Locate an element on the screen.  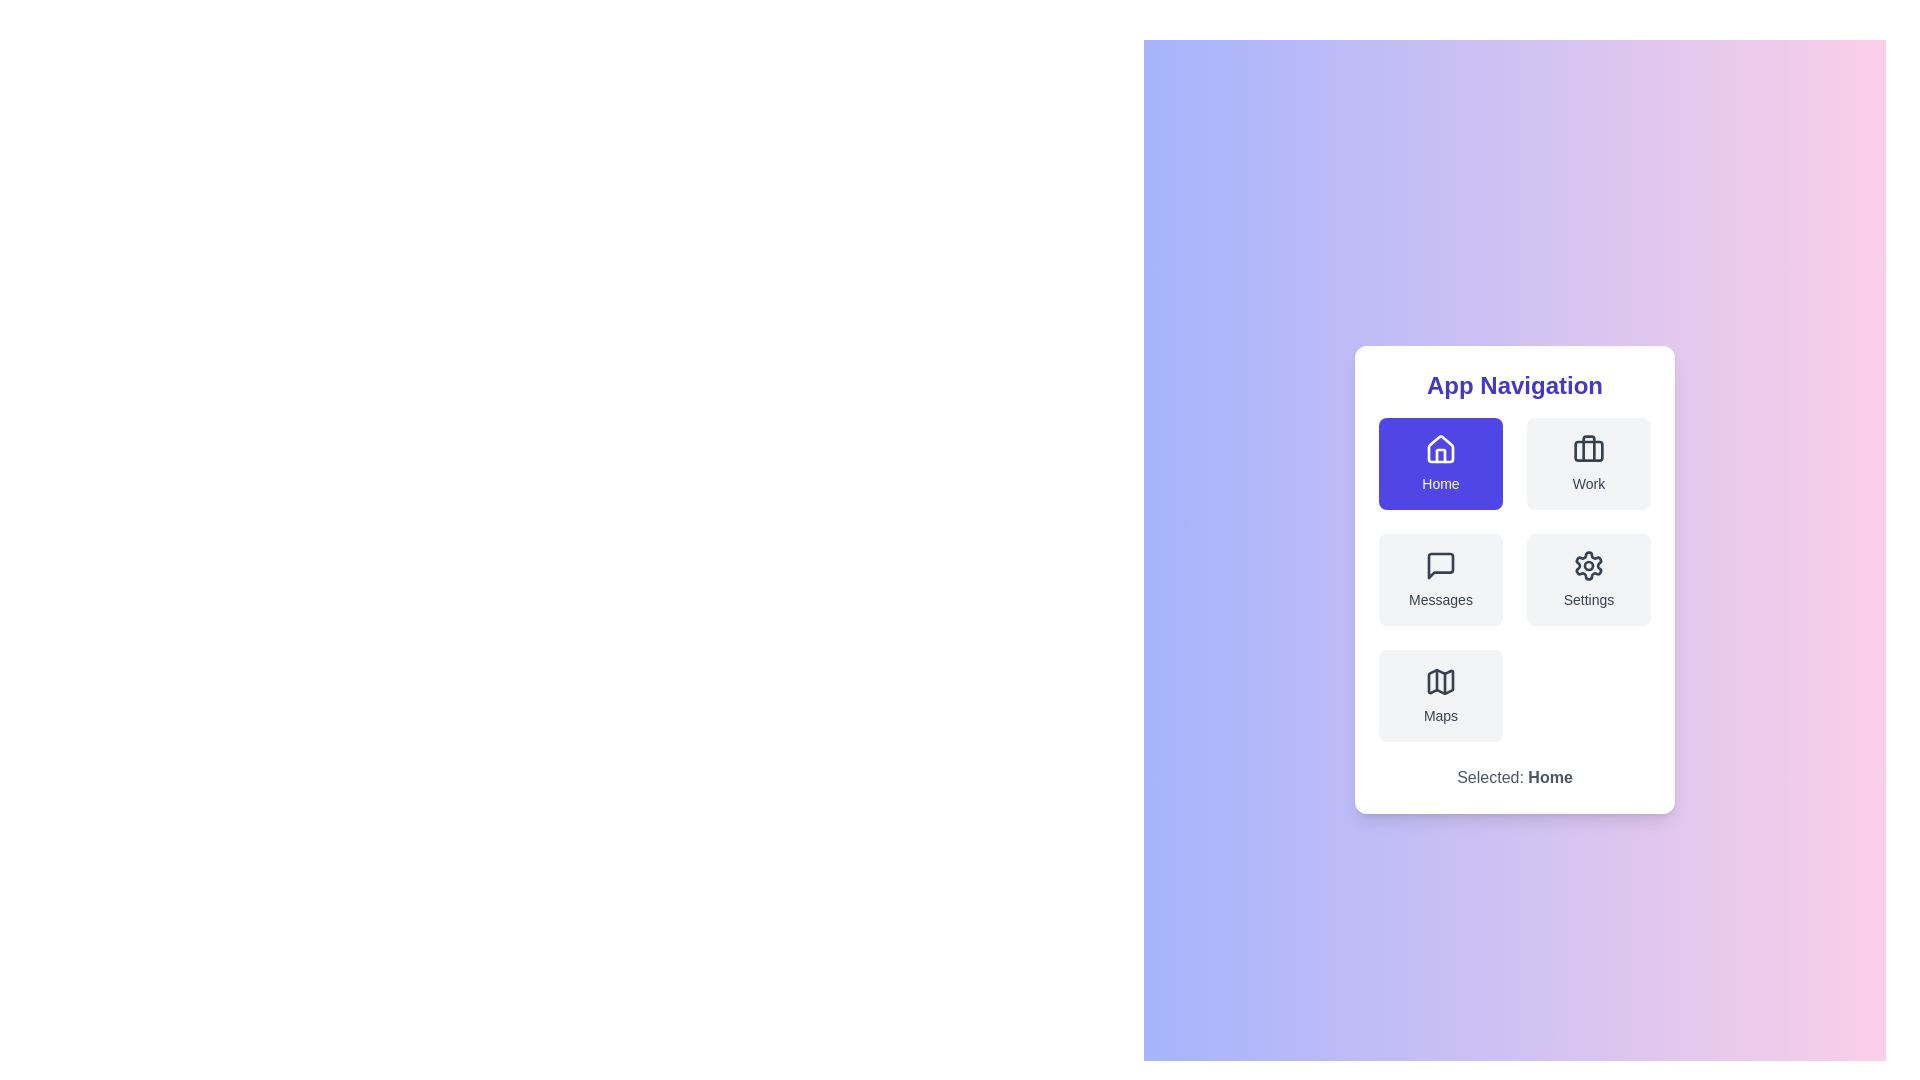
the menu item Messages from the available options is located at coordinates (1440, 579).